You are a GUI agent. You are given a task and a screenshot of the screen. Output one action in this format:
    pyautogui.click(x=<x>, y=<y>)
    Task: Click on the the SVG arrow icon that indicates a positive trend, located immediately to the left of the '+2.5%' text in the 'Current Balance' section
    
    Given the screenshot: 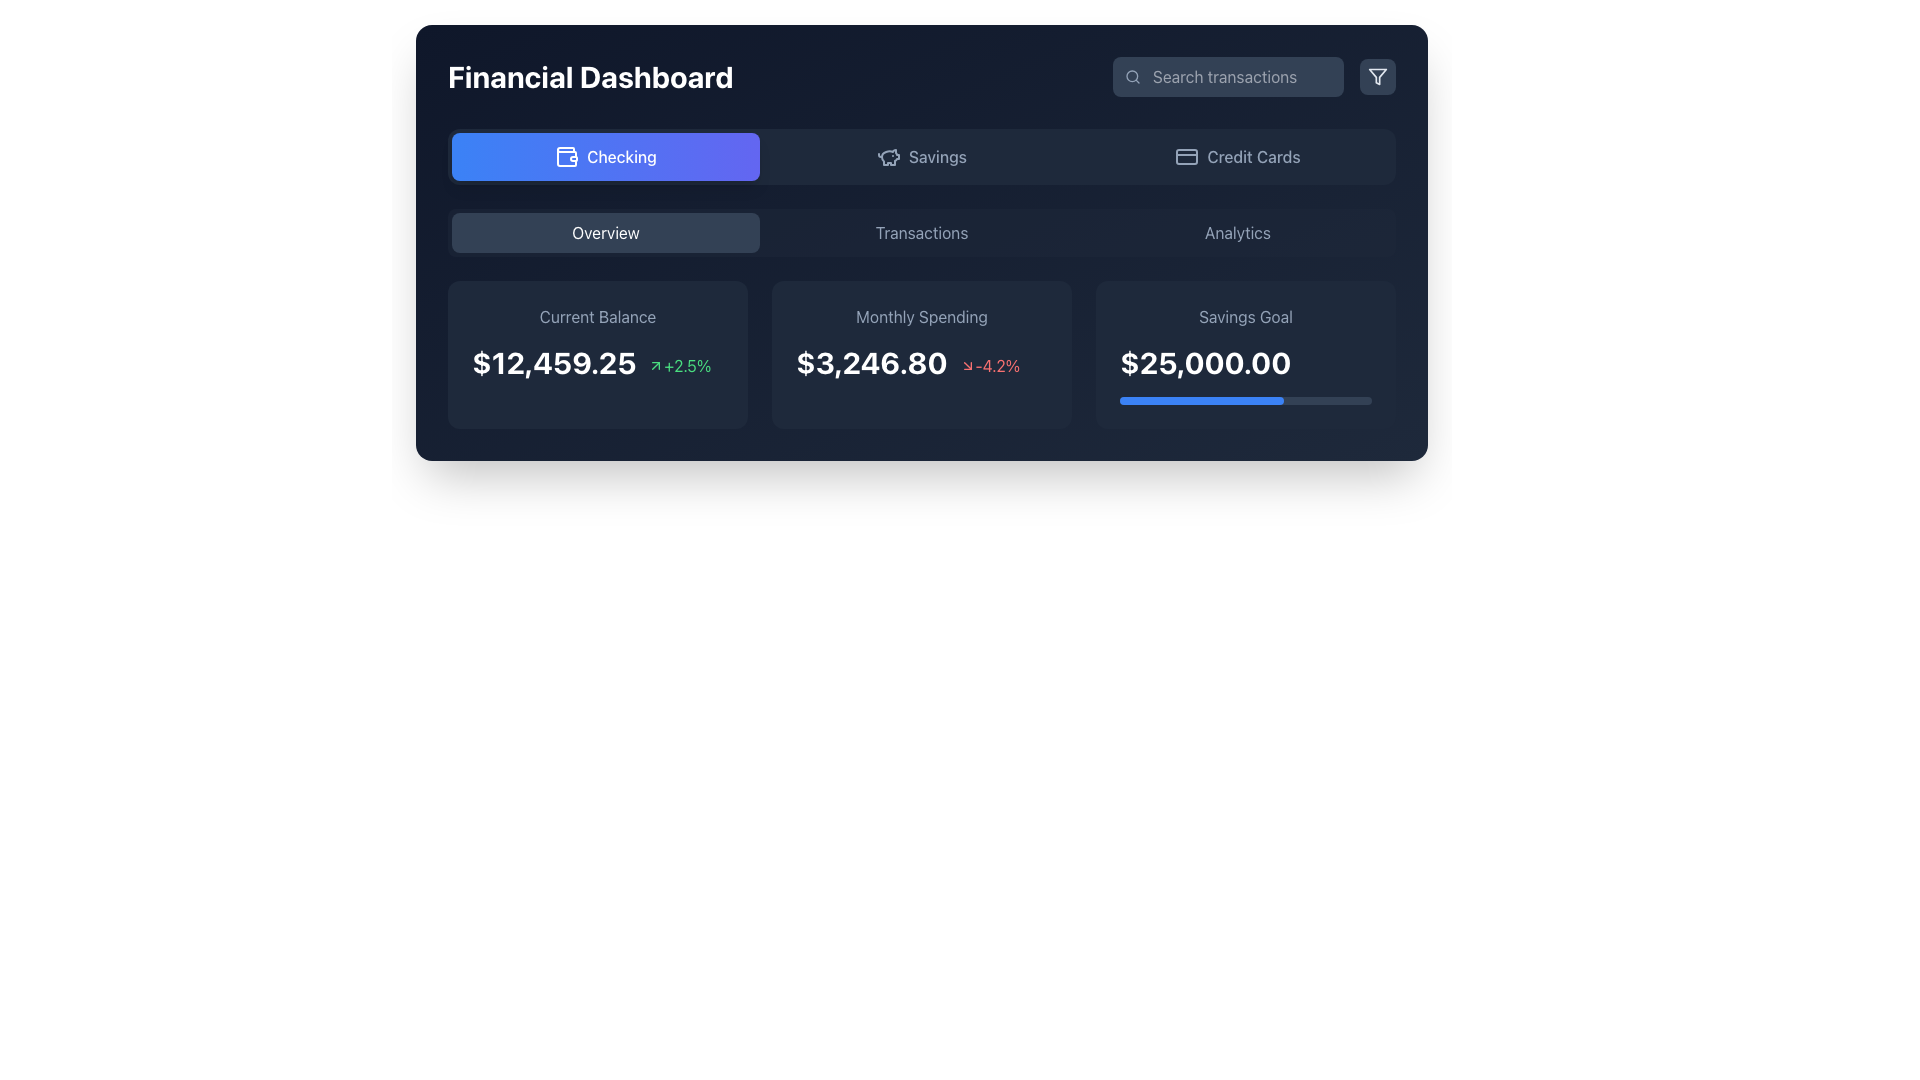 What is the action you would take?
    pyautogui.click(x=656, y=366)
    